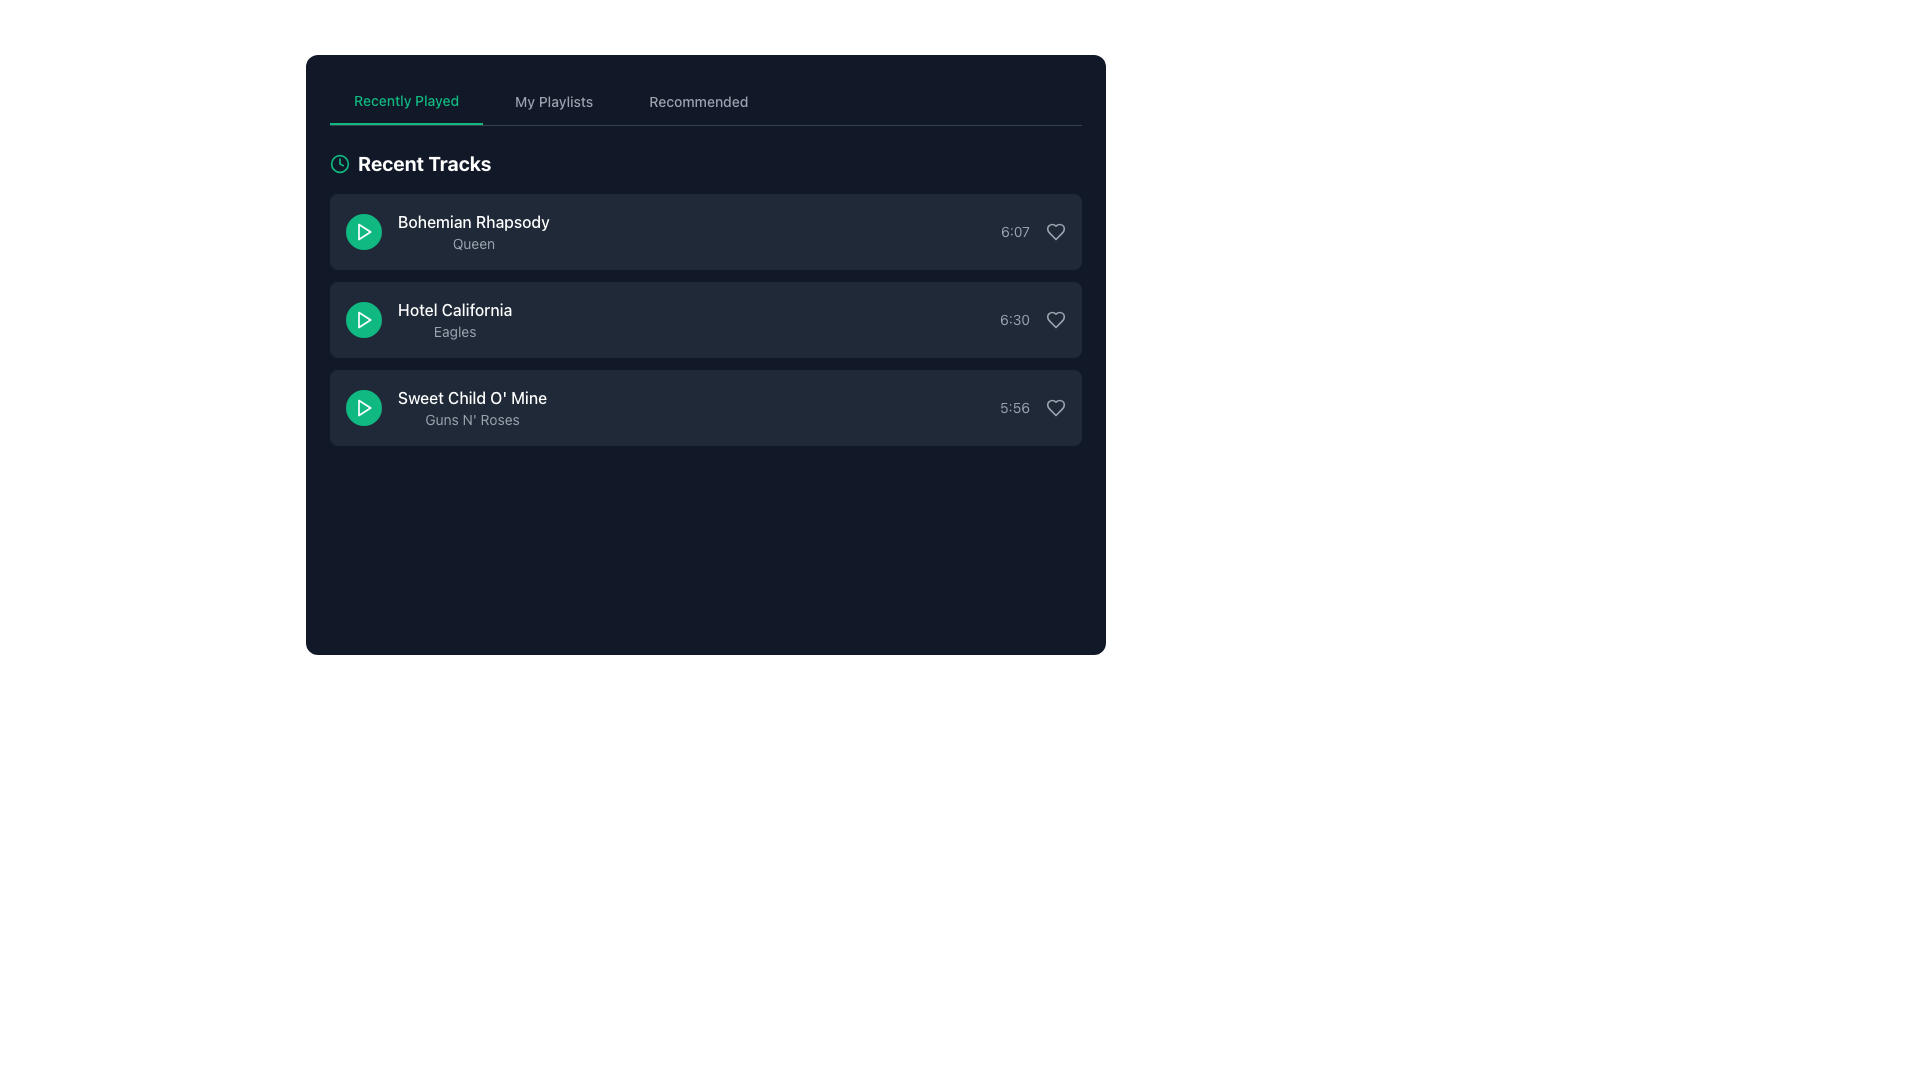 The image size is (1920, 1080). Describe the element at coordinates (1015, 230) in the screenshot. I see `displayed text from the text label located in the top row of the track list, aligned to the right and near a heart-shaped icon` at that location.